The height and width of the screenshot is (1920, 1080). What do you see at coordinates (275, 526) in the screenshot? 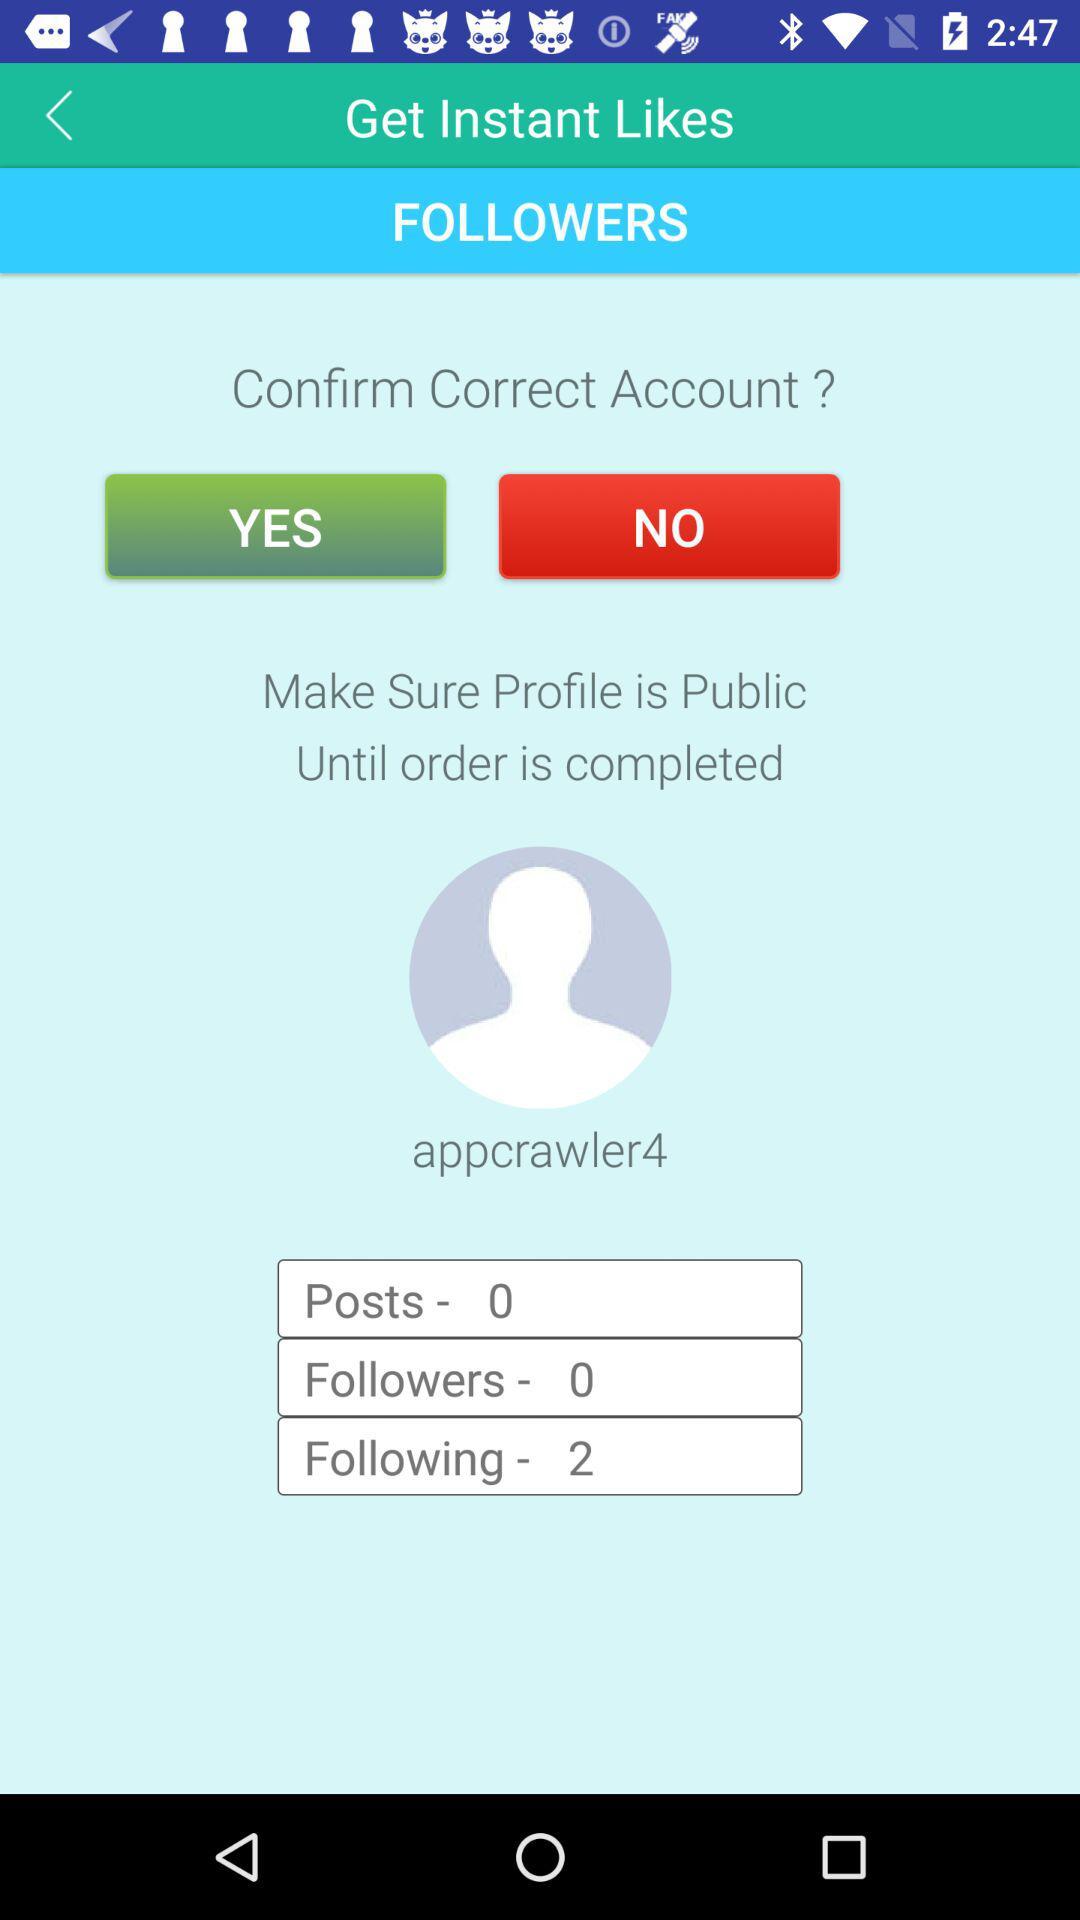
I see `the yes button` at bounding box center [275, 526].